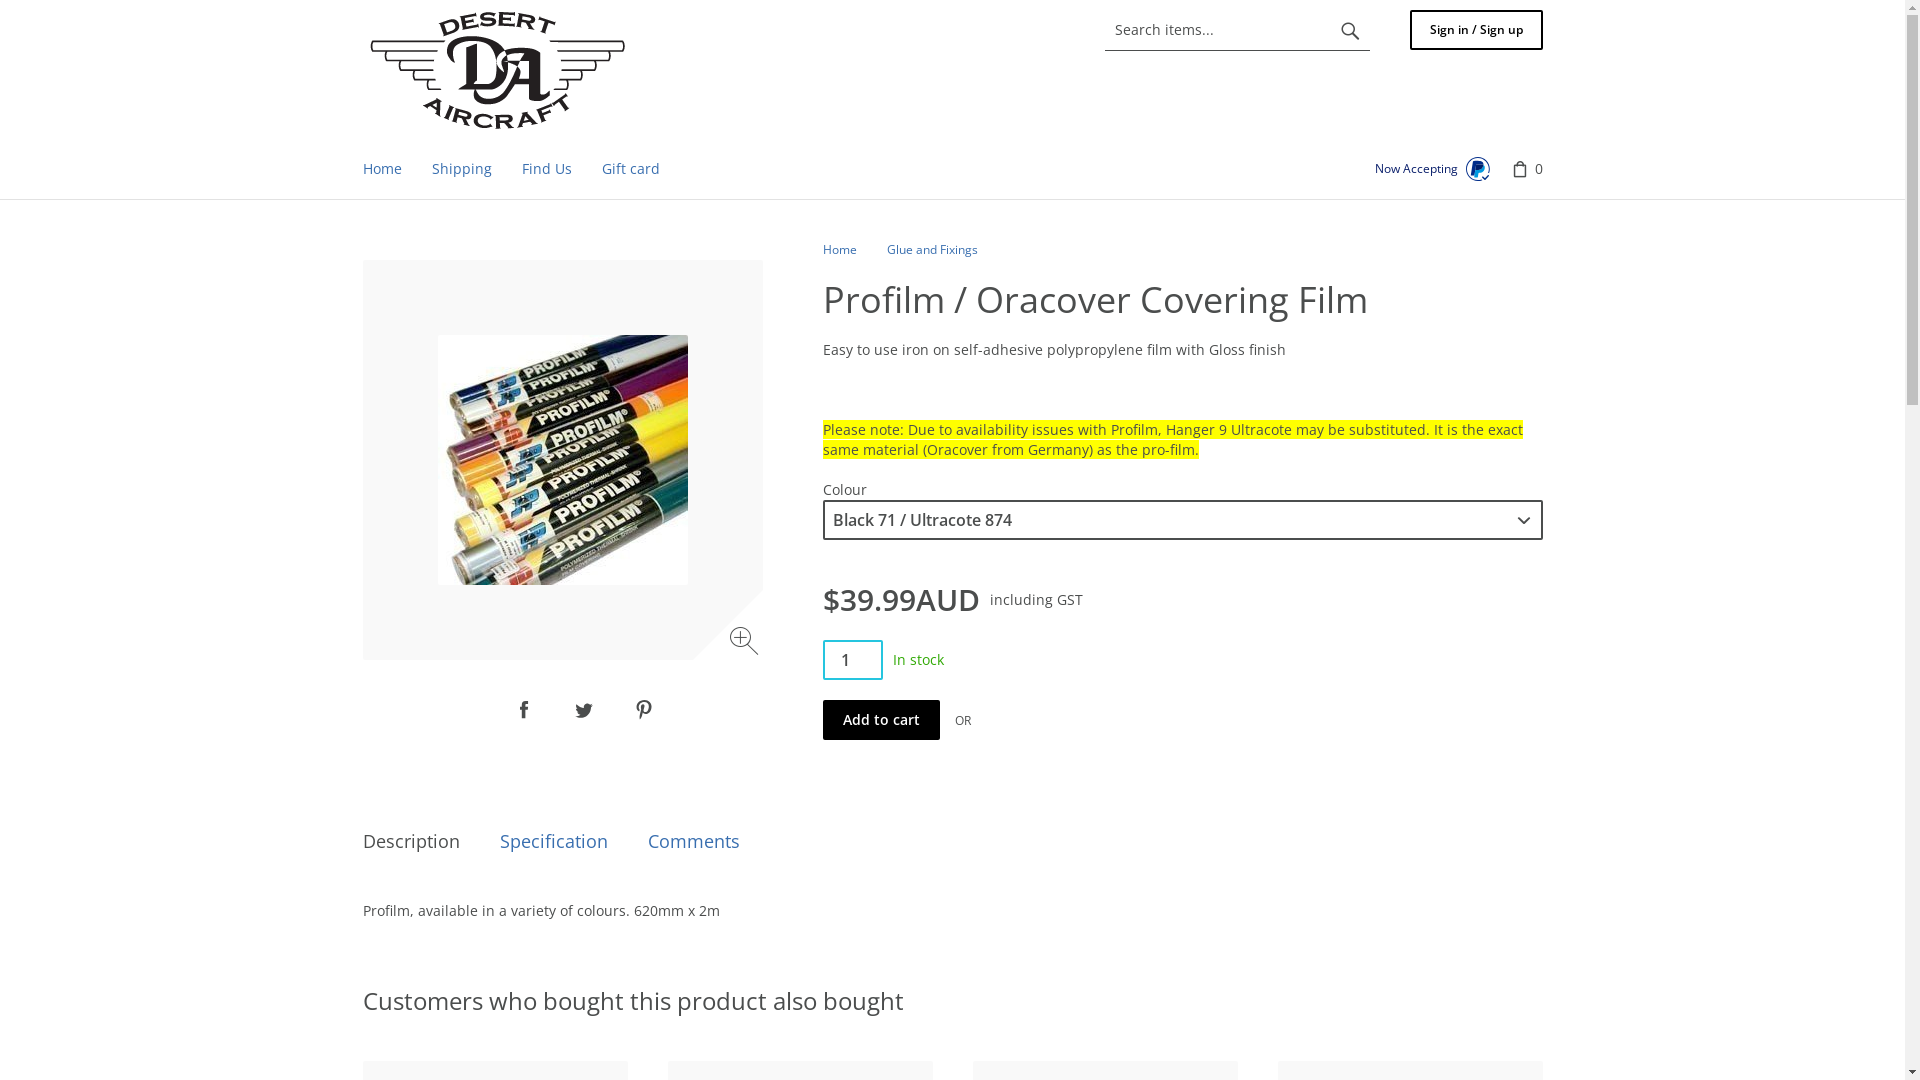 The width and height of the screenshot is (1920, 1080). I want to click on '1', so click(851, 659).